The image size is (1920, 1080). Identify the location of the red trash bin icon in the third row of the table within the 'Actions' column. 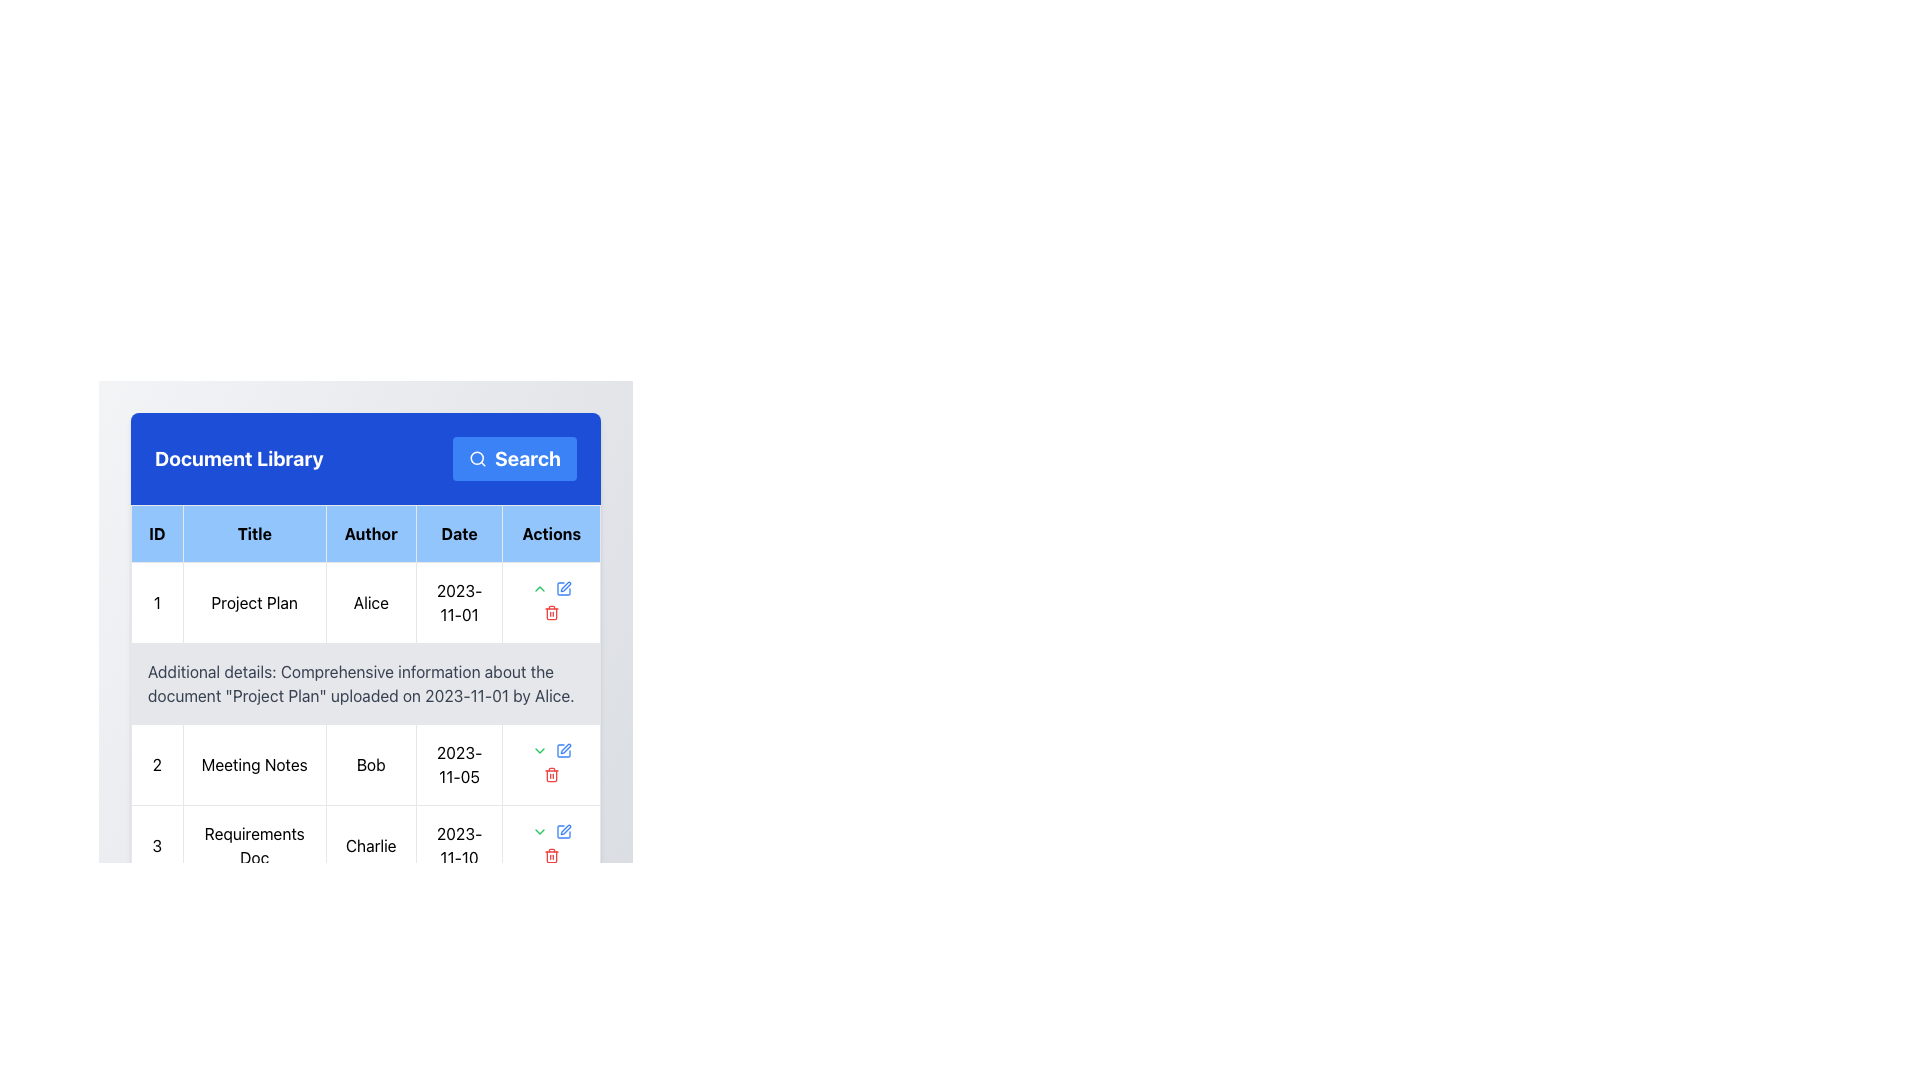
(551, 774).